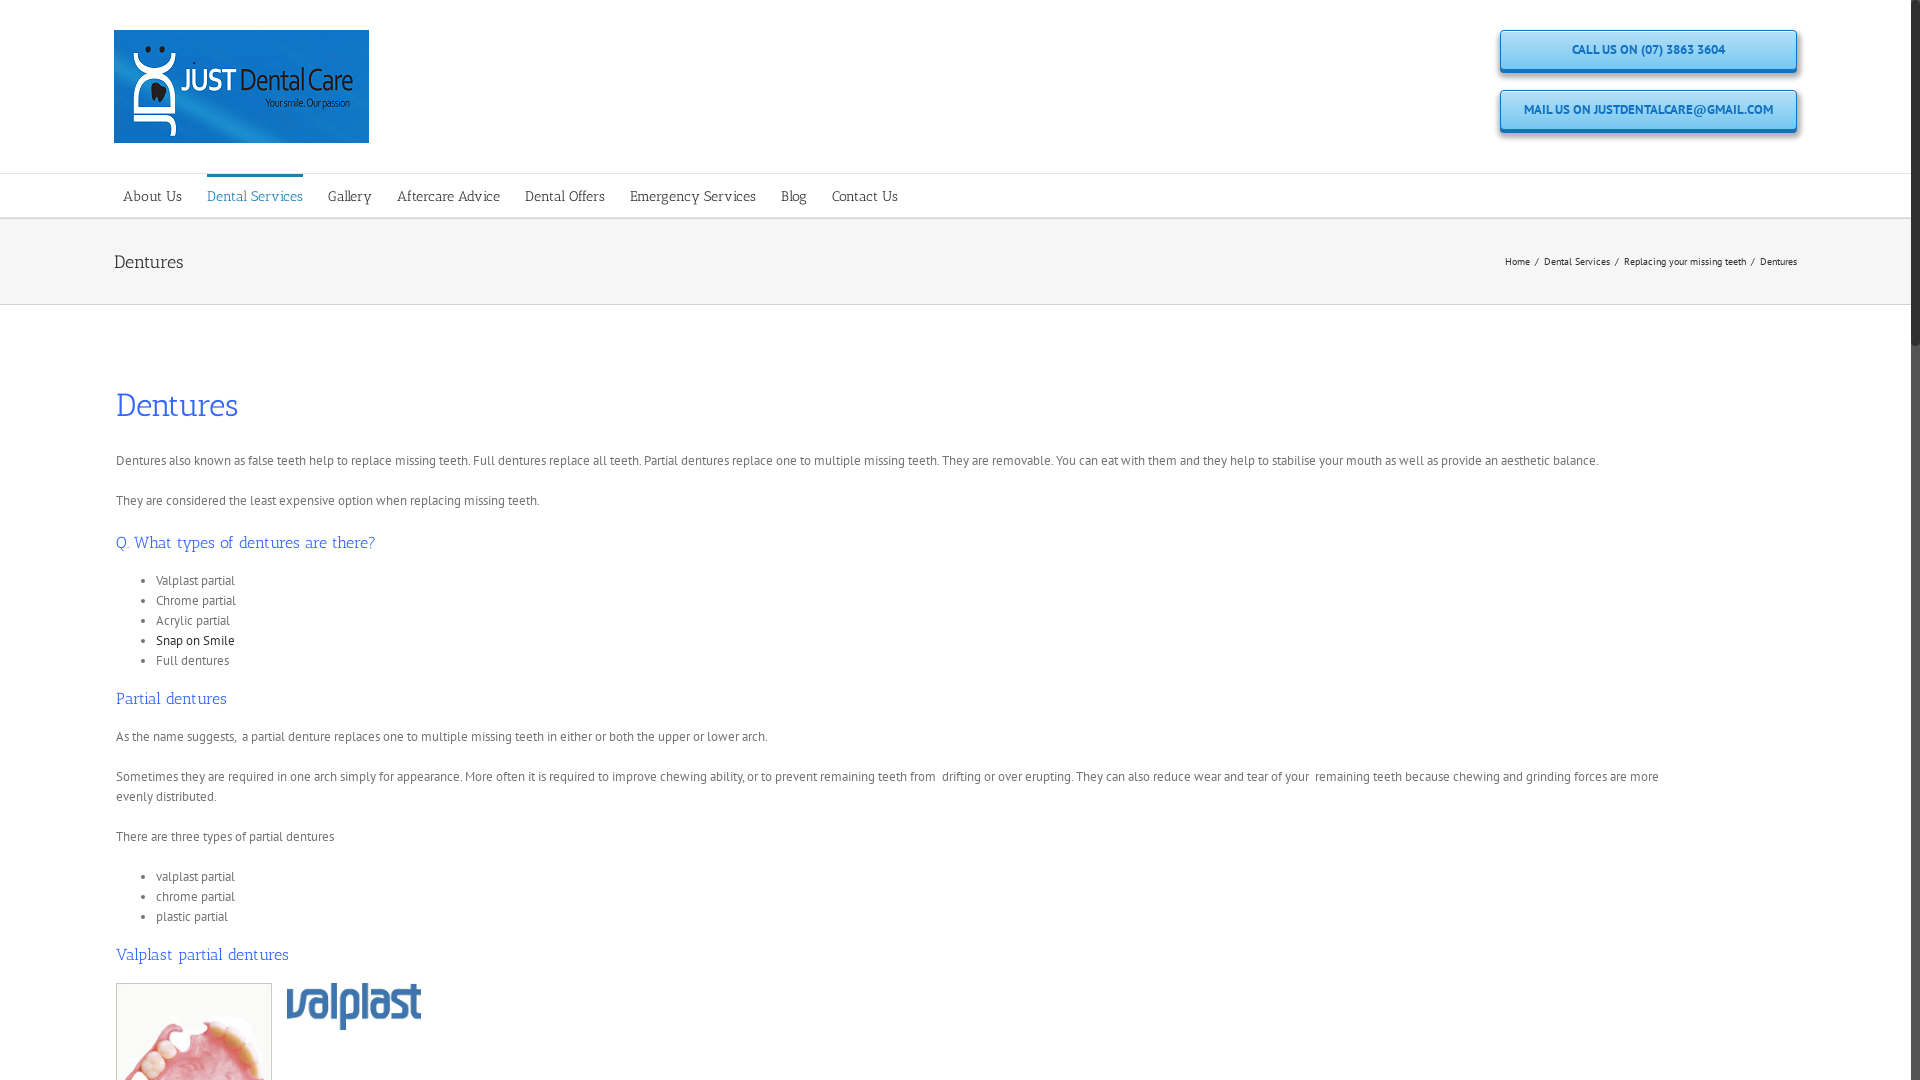  What do you see at coordinates (864, 195) in the screenshot?
I see `'Contact Us'` at bounding box center [864, 195].